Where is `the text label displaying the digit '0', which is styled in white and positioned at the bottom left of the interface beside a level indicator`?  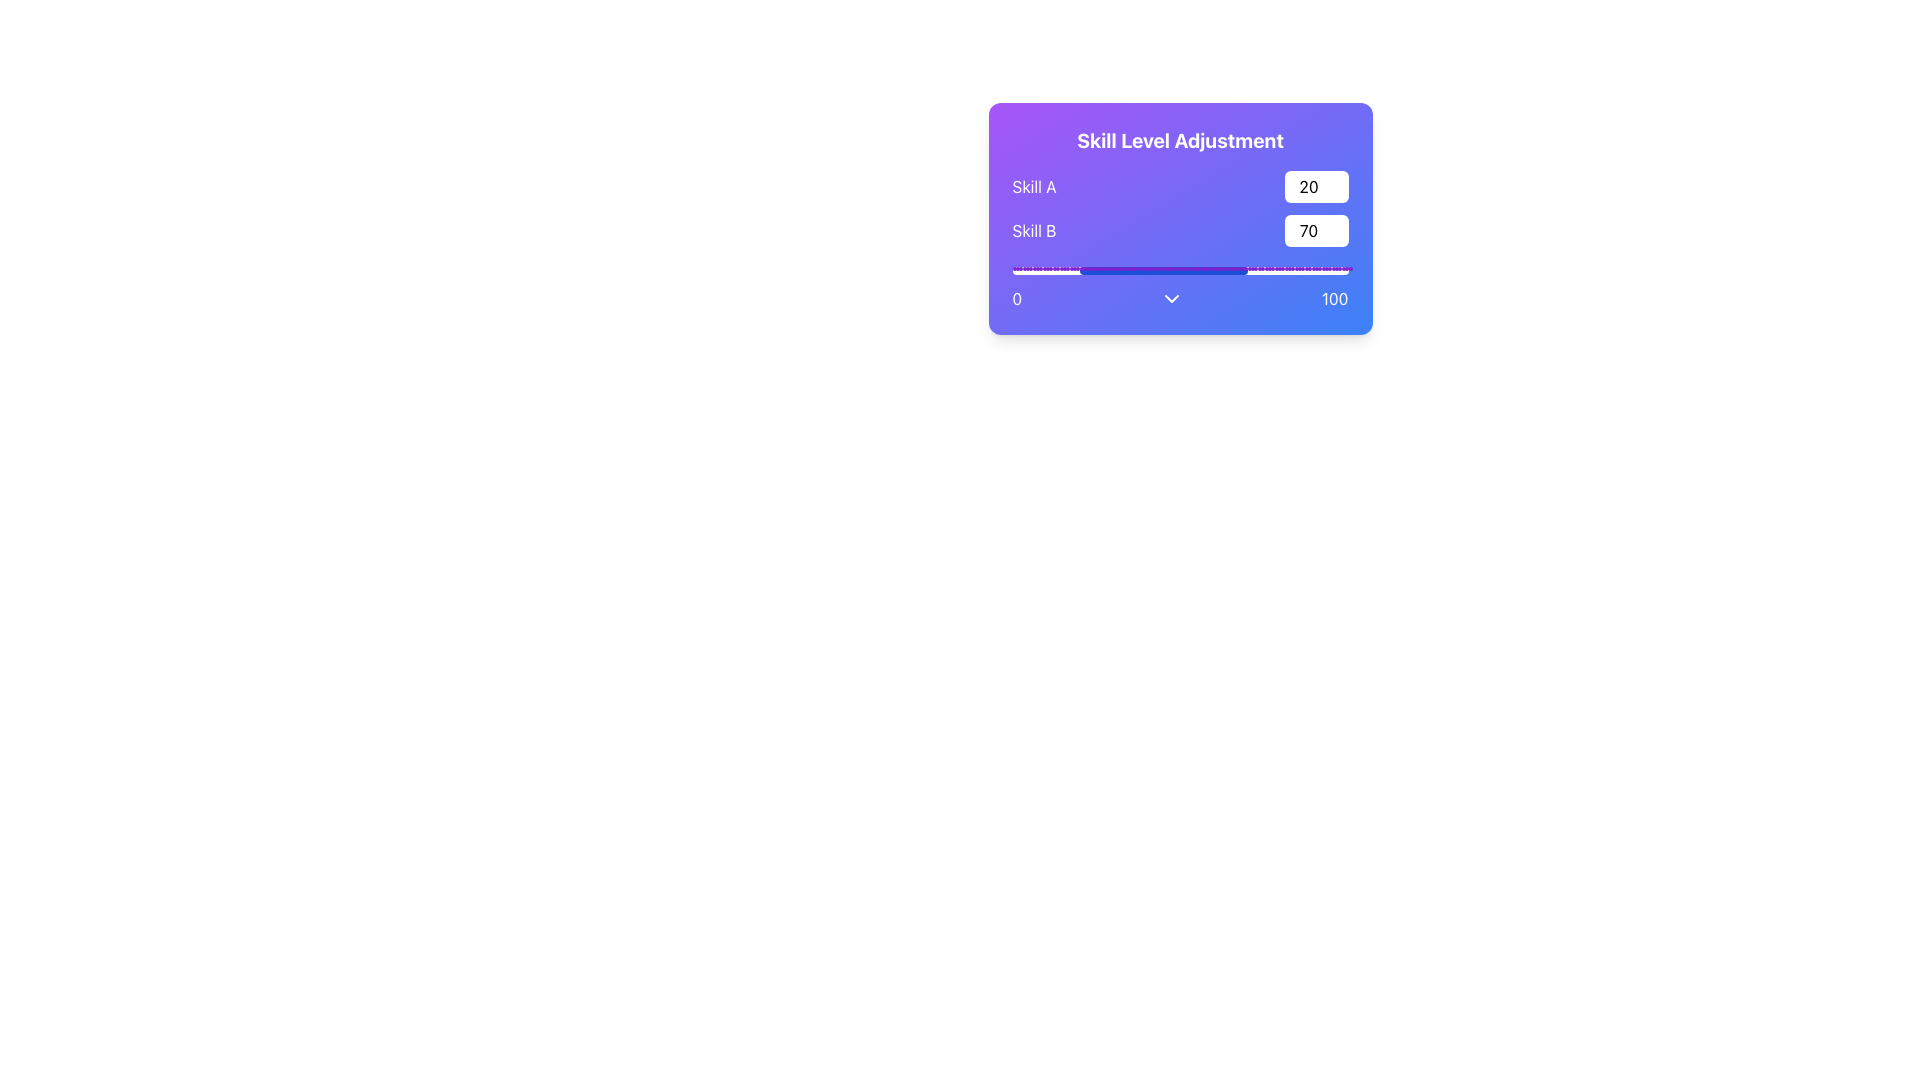 the text label displaying the digit '0', which is styled in white and positioned at the bottom left of the interface beside a level indicator is located at coordinates (1017, 299).